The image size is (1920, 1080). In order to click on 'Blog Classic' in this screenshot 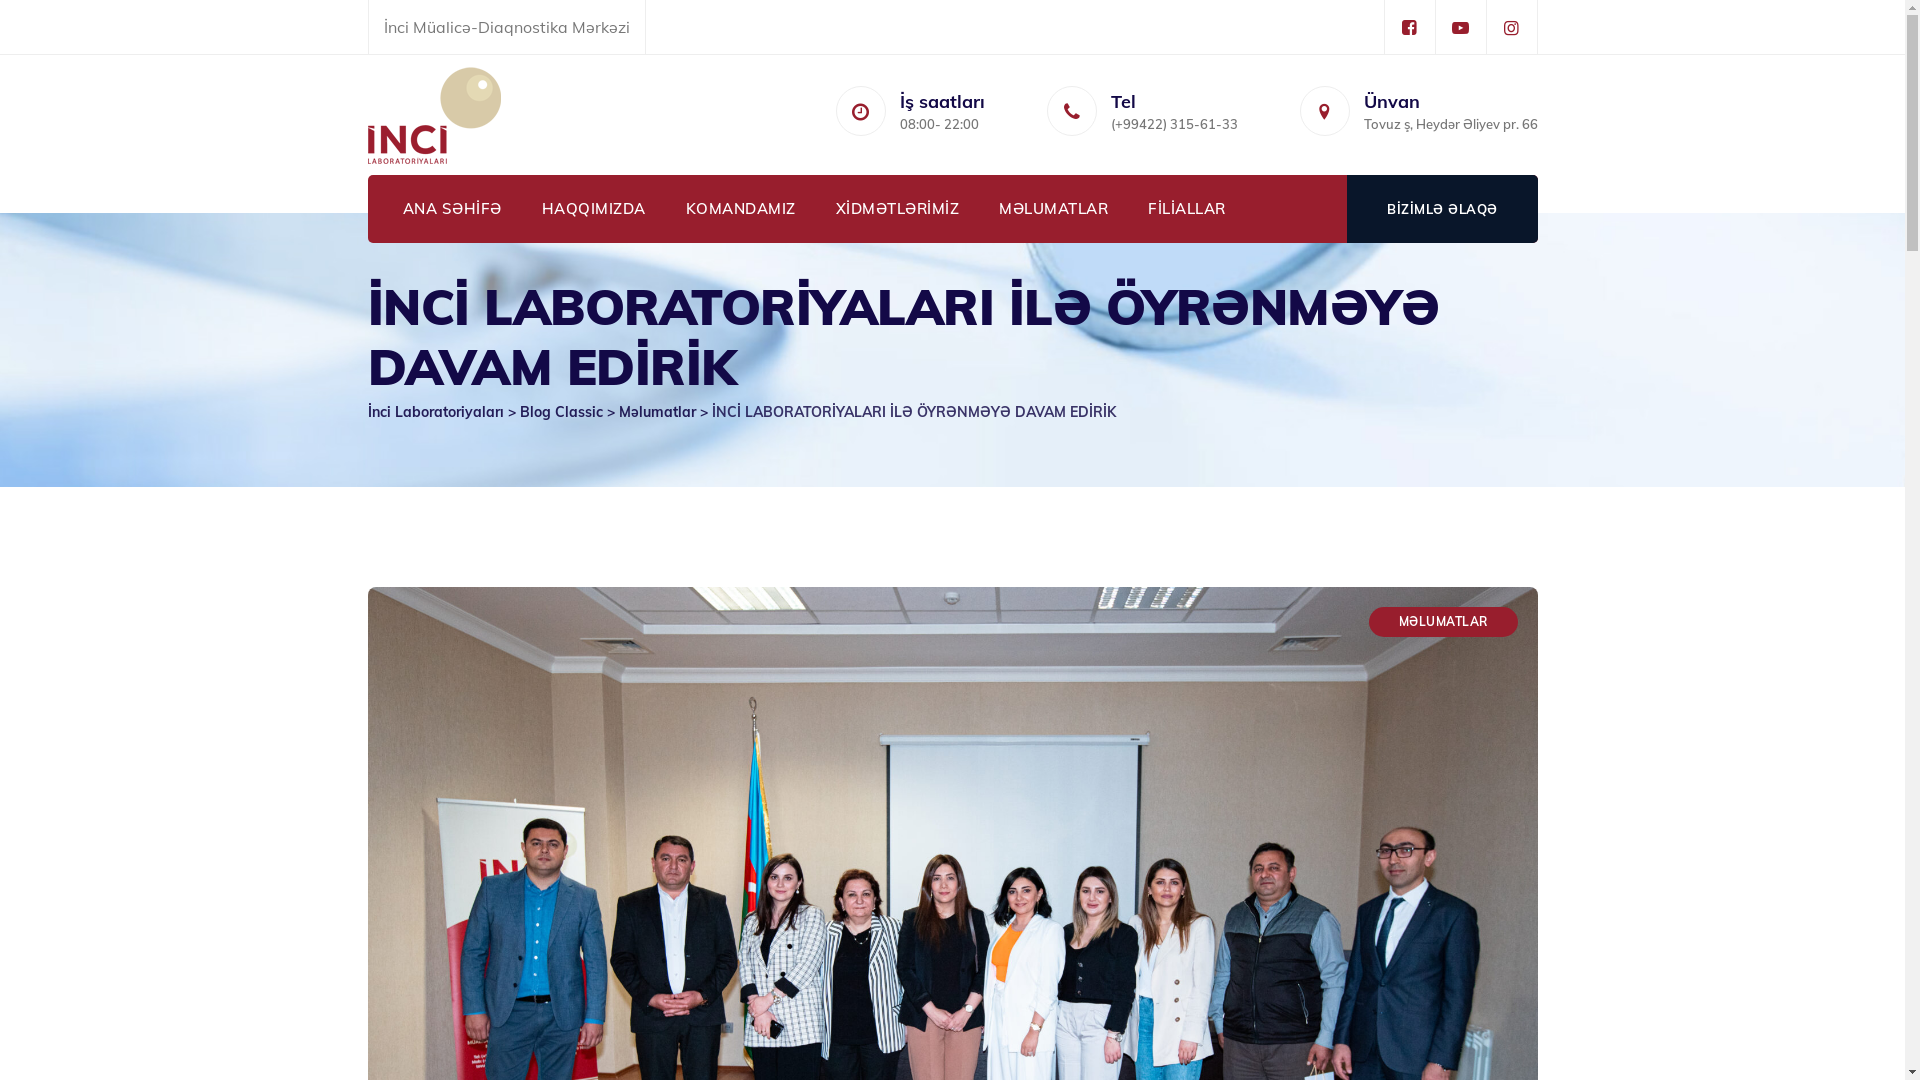, I will do `click(560, 411)`.